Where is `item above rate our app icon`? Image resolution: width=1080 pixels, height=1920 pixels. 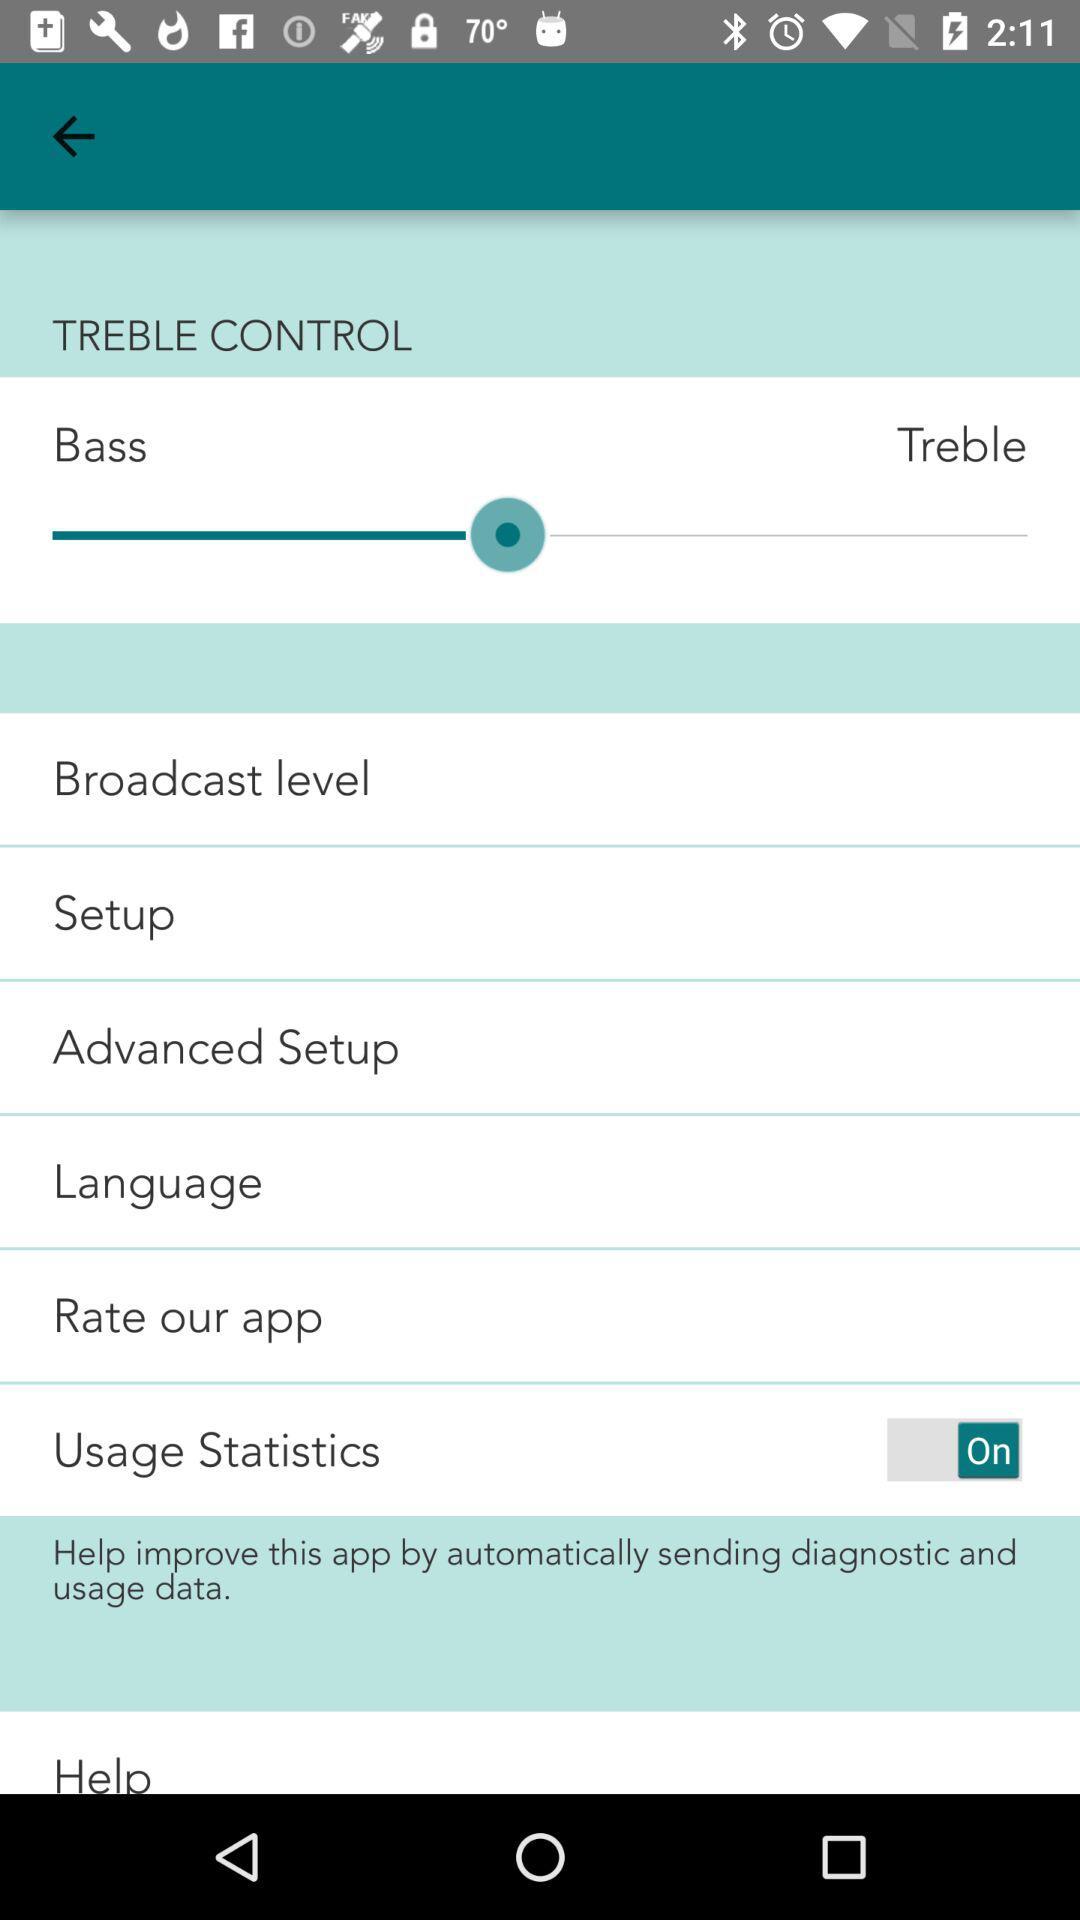
item above rate our app icon is located at coordinates (131, 1181).